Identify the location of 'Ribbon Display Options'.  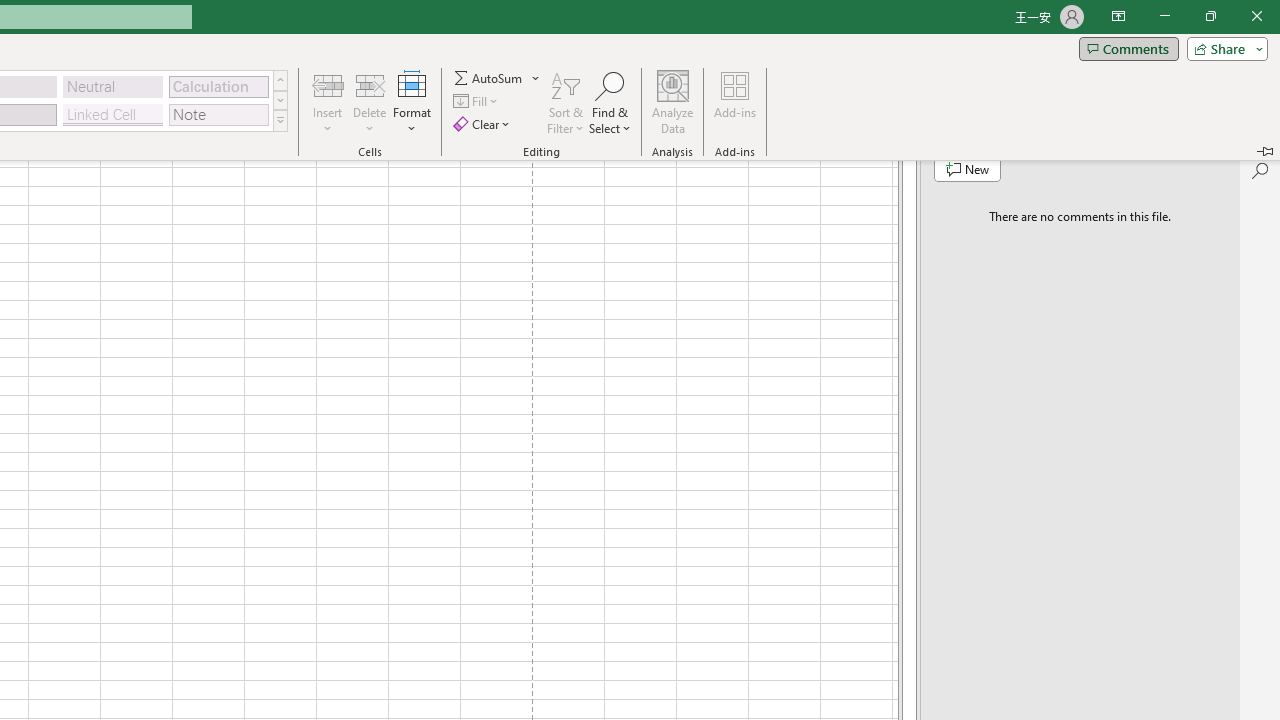
(1117, 16).